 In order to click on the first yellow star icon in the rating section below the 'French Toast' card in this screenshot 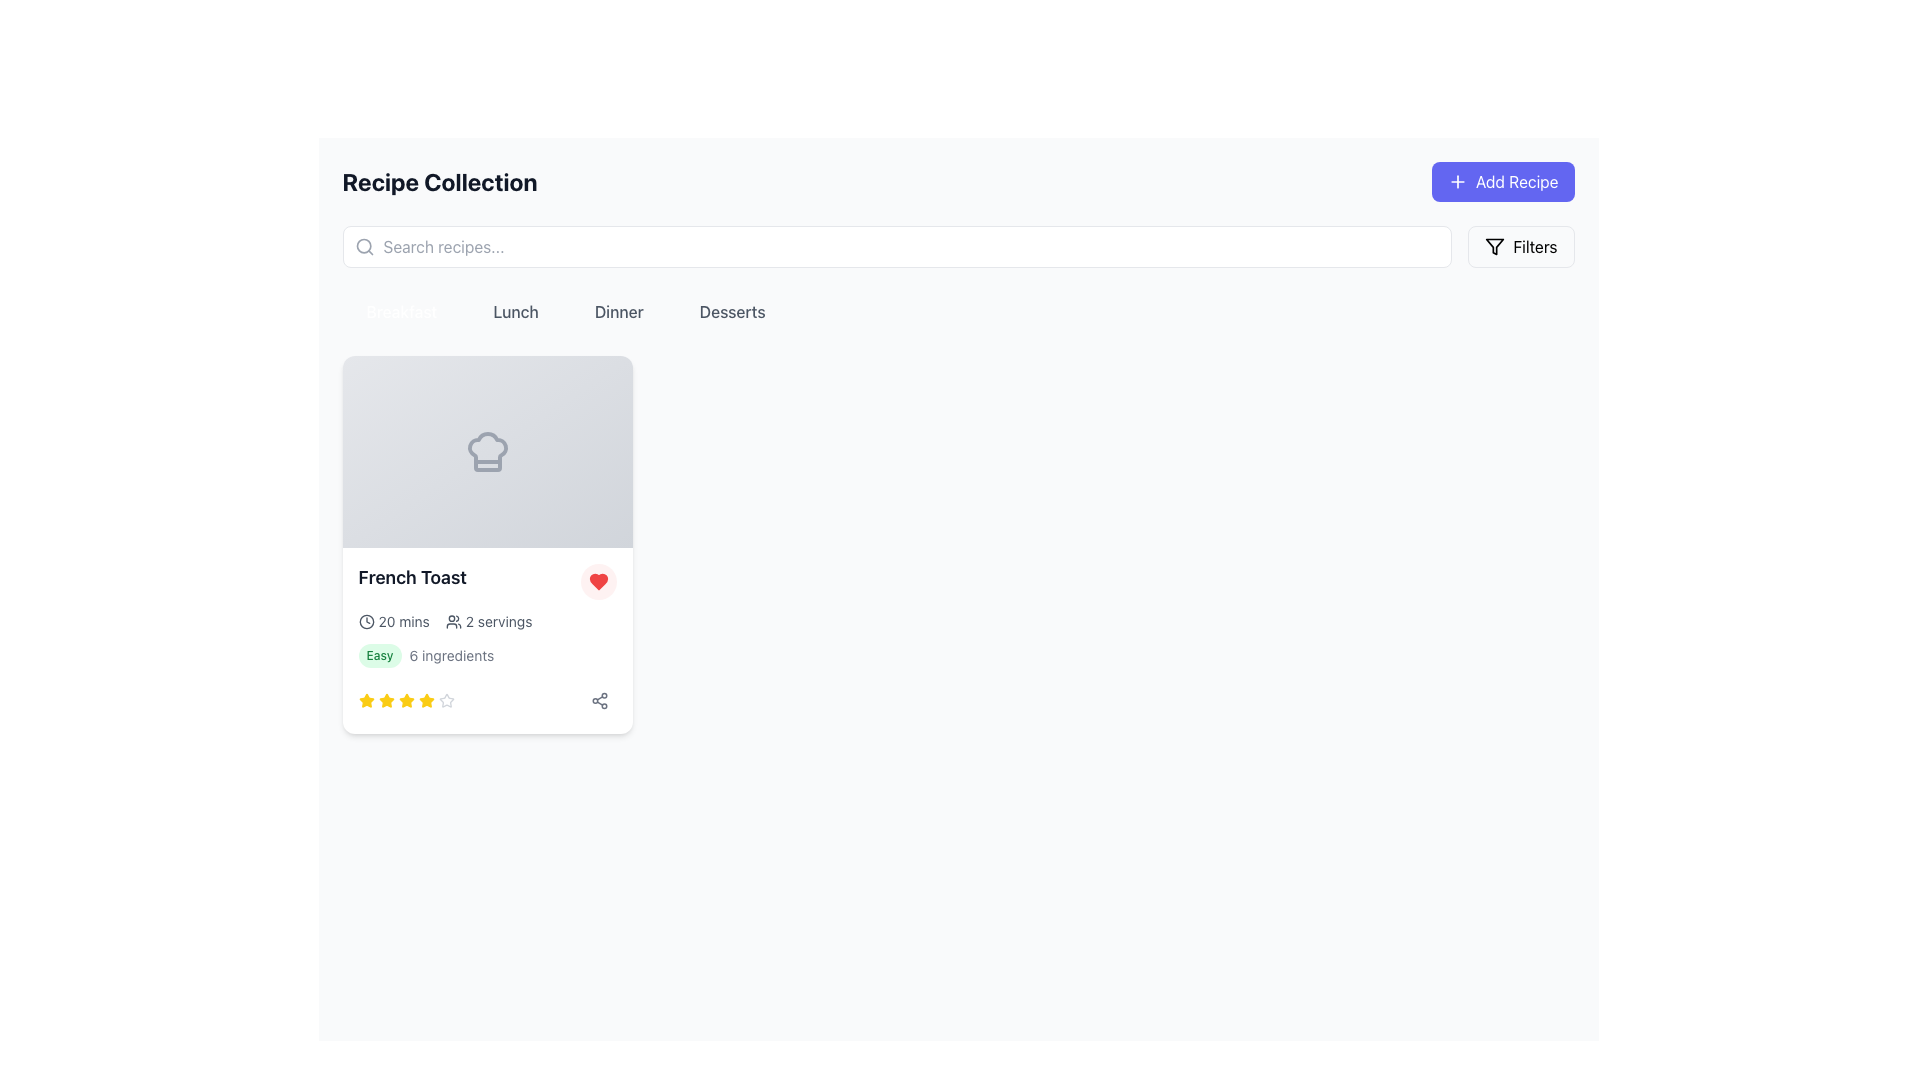, I will do `click(386, 699)`.